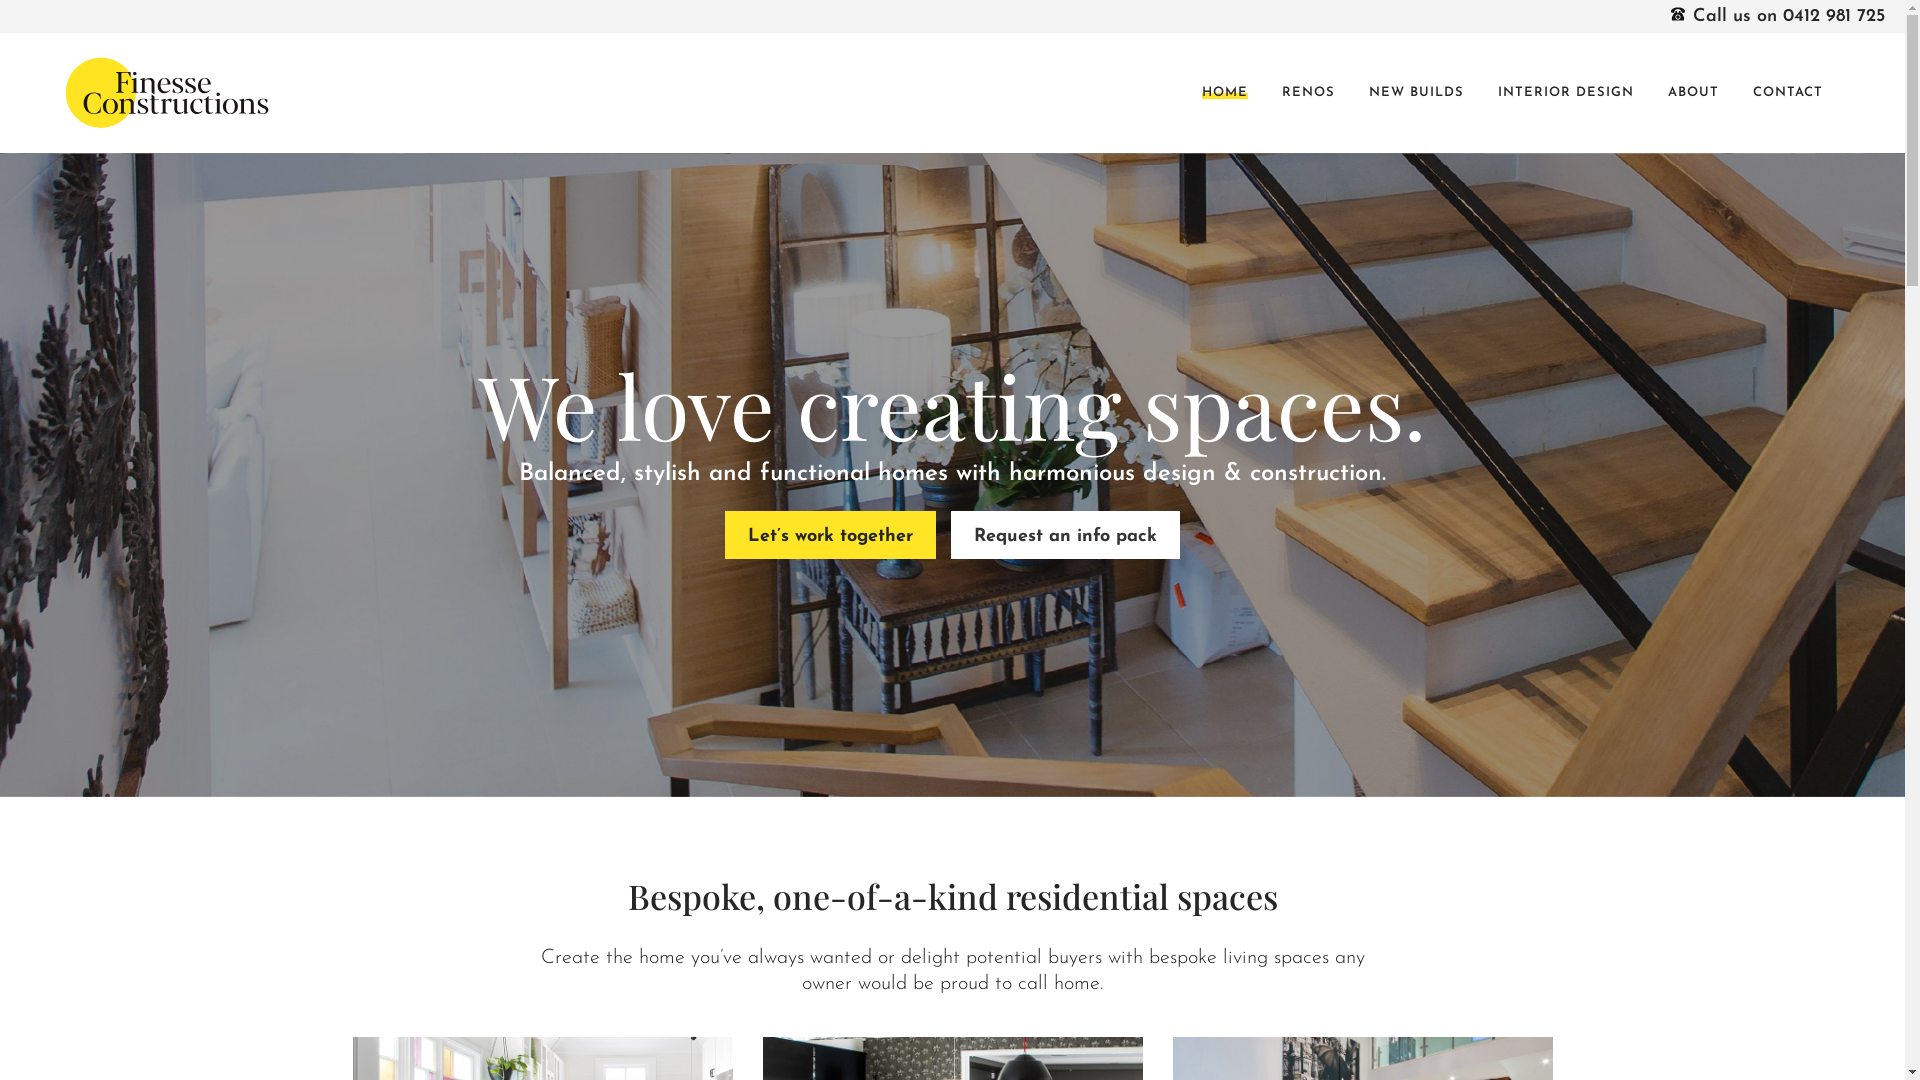 The width and height of the screenshot is (1920, 1080). I want to click on 'INTERIOR DESIGN', so click(1564, 92).